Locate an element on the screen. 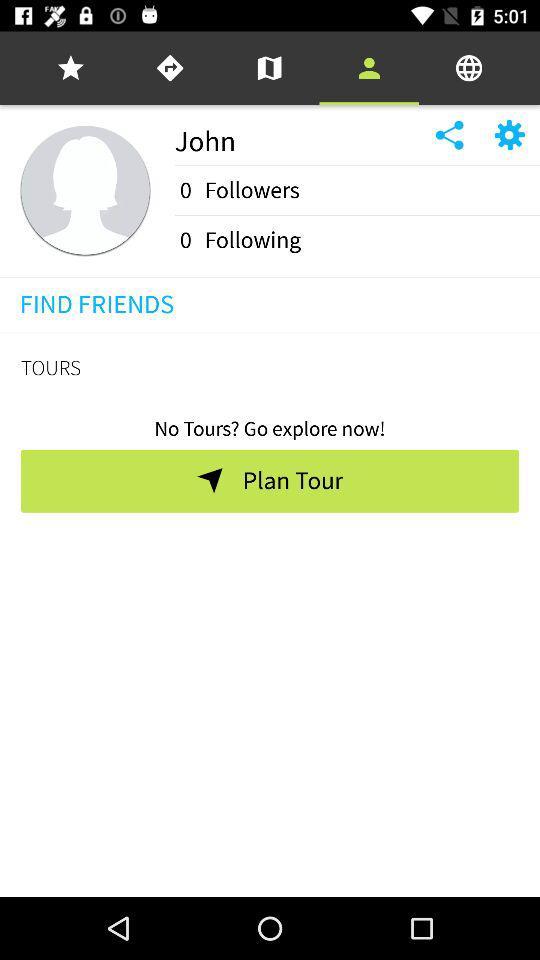 The height and width of the screenshot is (960, 540). the icon above find friends icon is located at coordinates (270, 276).